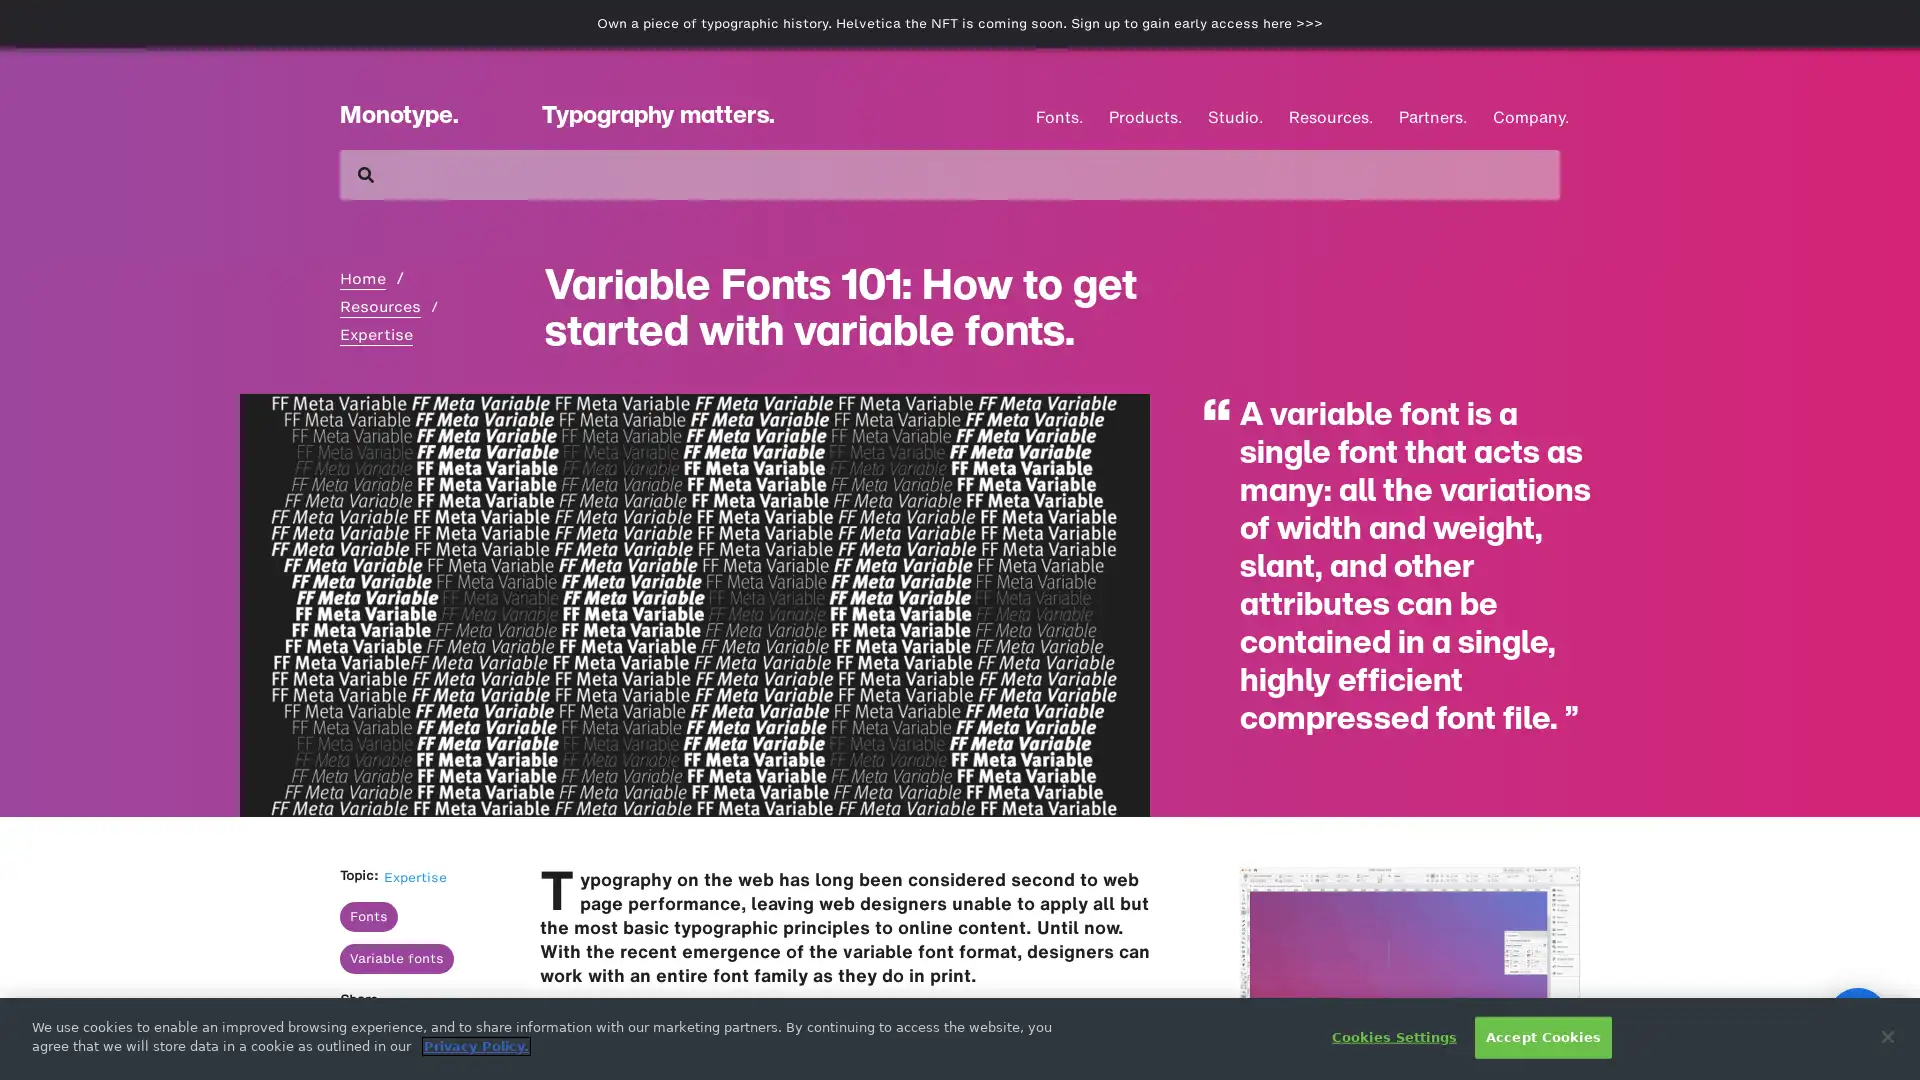 The width and height of the screenshot is (1920, 1080). What do you see at coordinates (1856, 1018) in the screenshot?
I see `Open Intercom Messenger` at bounding box center [1856, 1018].